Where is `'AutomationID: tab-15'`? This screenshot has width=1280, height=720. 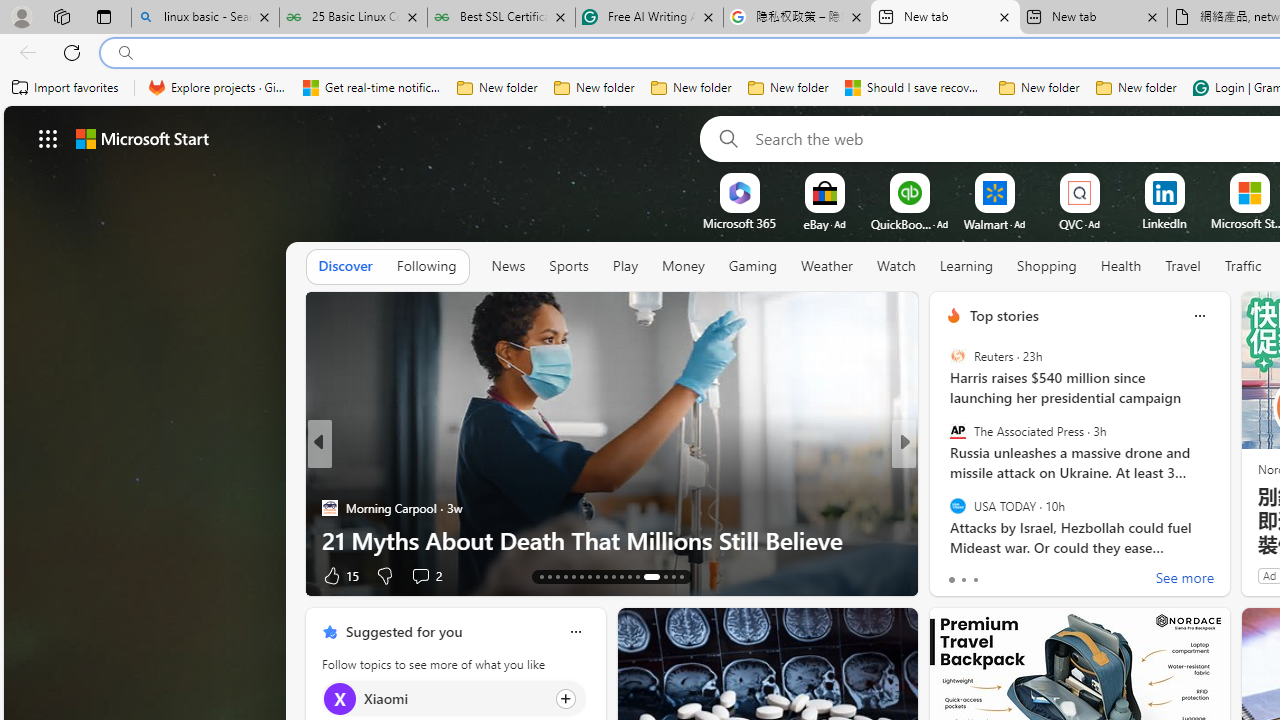 'AutomationID: tab-15' is located at coordinates (557, 577).